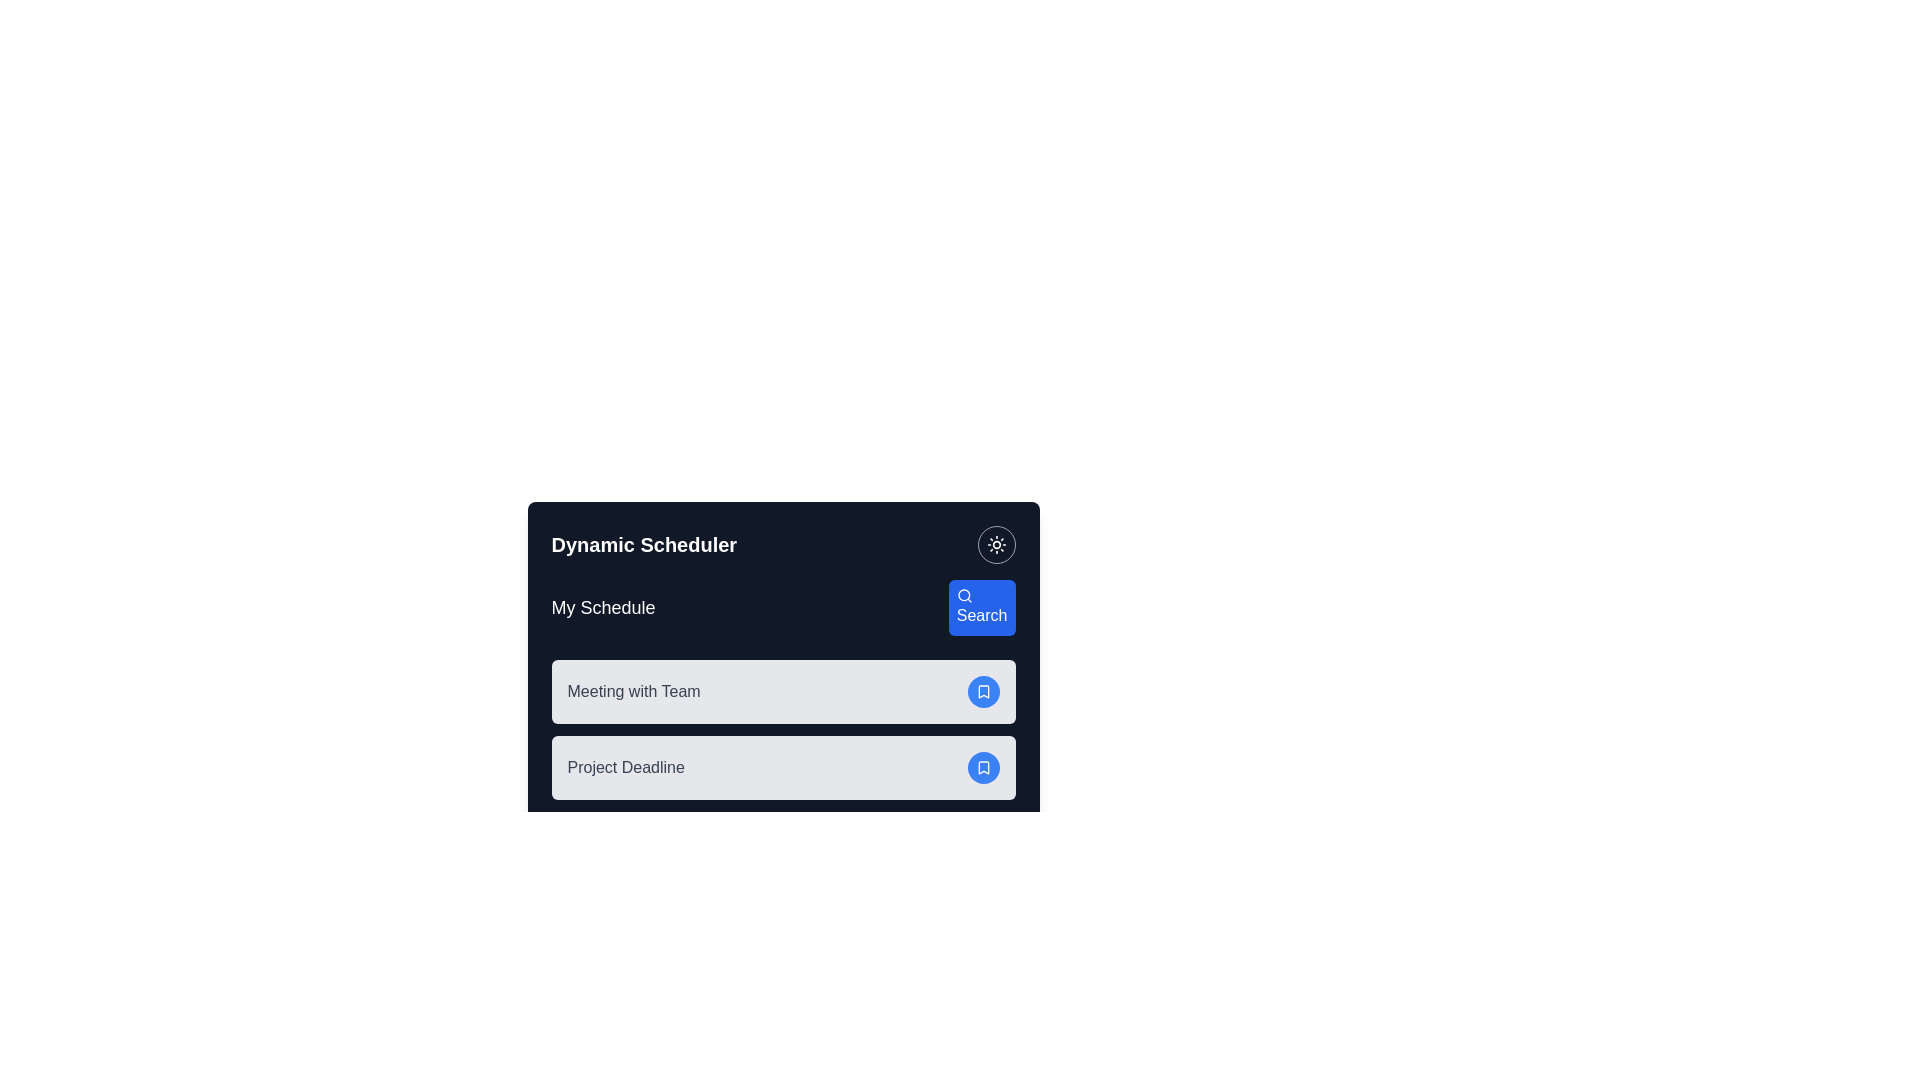 This screenshot has width=1920, height=1080. I want to click on the circular component within the graphical search icon located in the top-right corner of the 'Dynamic Scheduler' card UI, so click(964, 594).